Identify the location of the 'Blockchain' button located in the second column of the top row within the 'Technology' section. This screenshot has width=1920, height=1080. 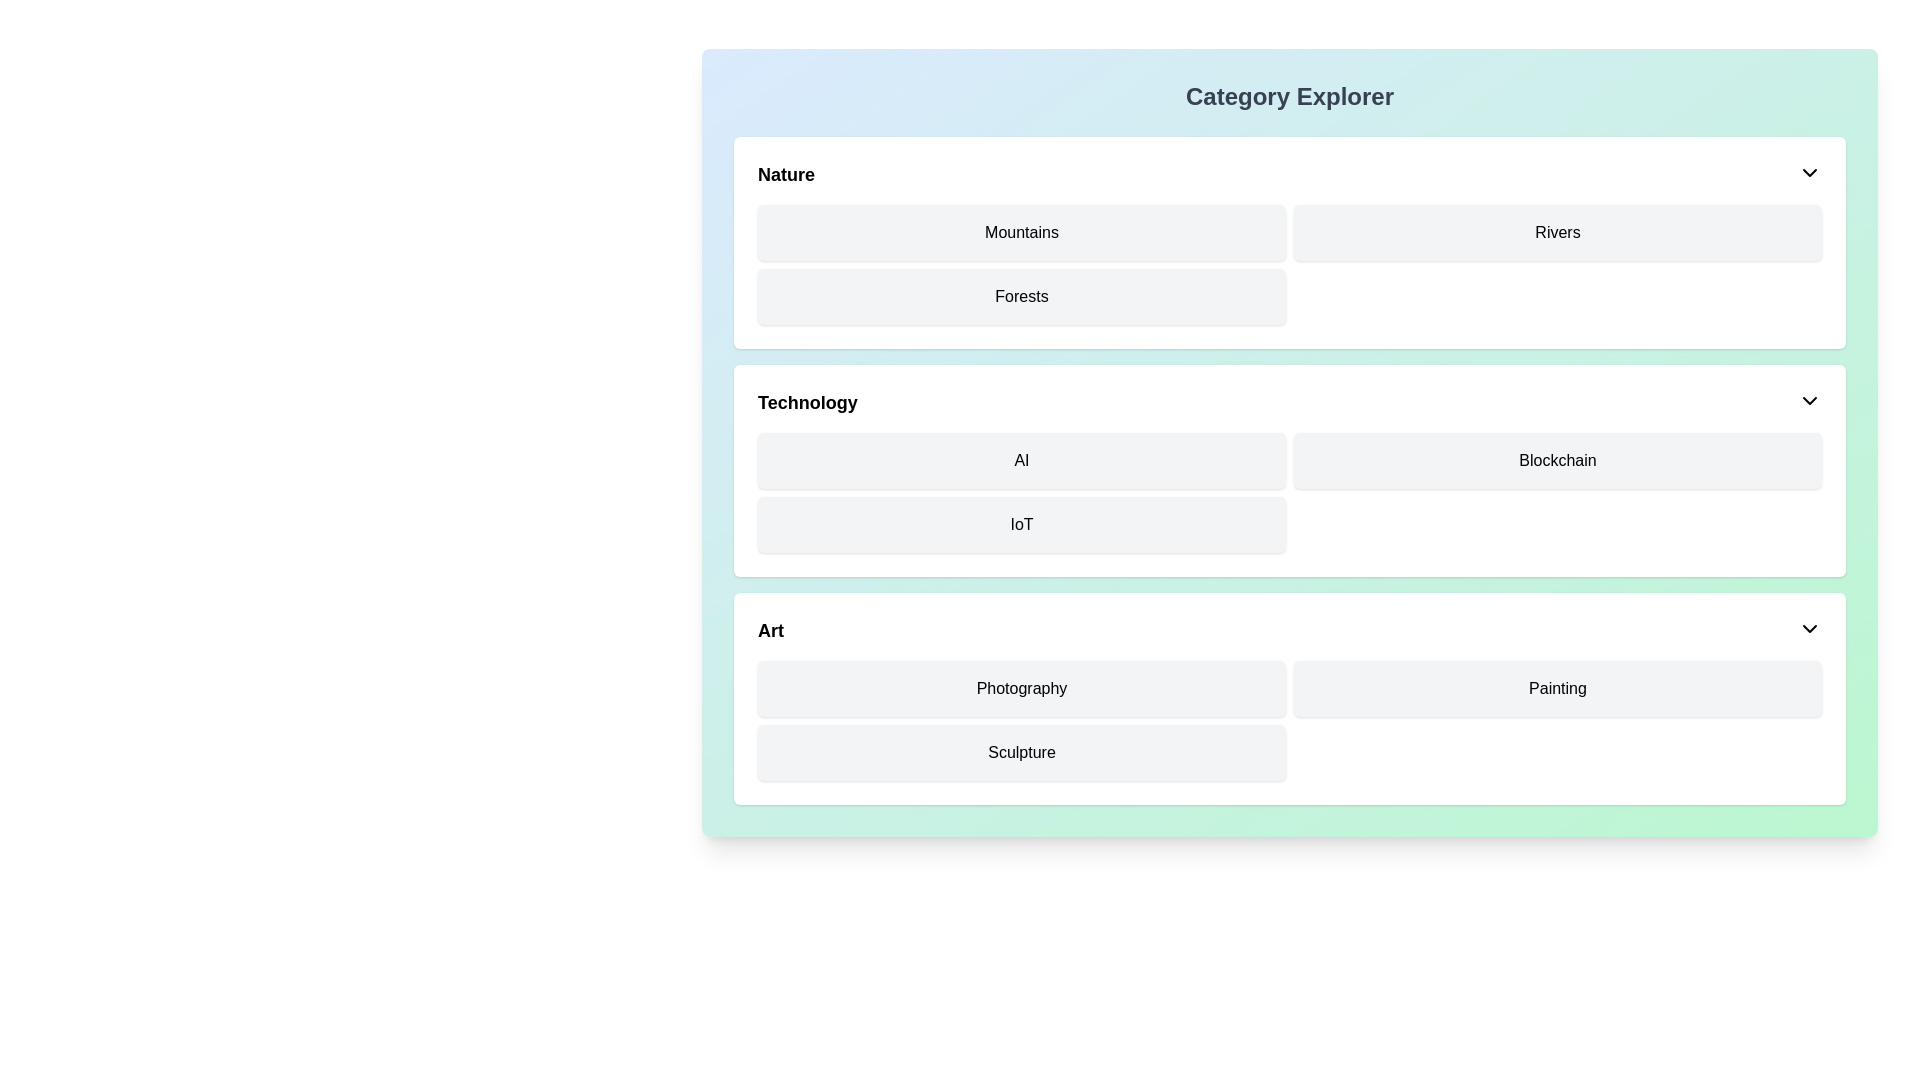
(1557, 461).